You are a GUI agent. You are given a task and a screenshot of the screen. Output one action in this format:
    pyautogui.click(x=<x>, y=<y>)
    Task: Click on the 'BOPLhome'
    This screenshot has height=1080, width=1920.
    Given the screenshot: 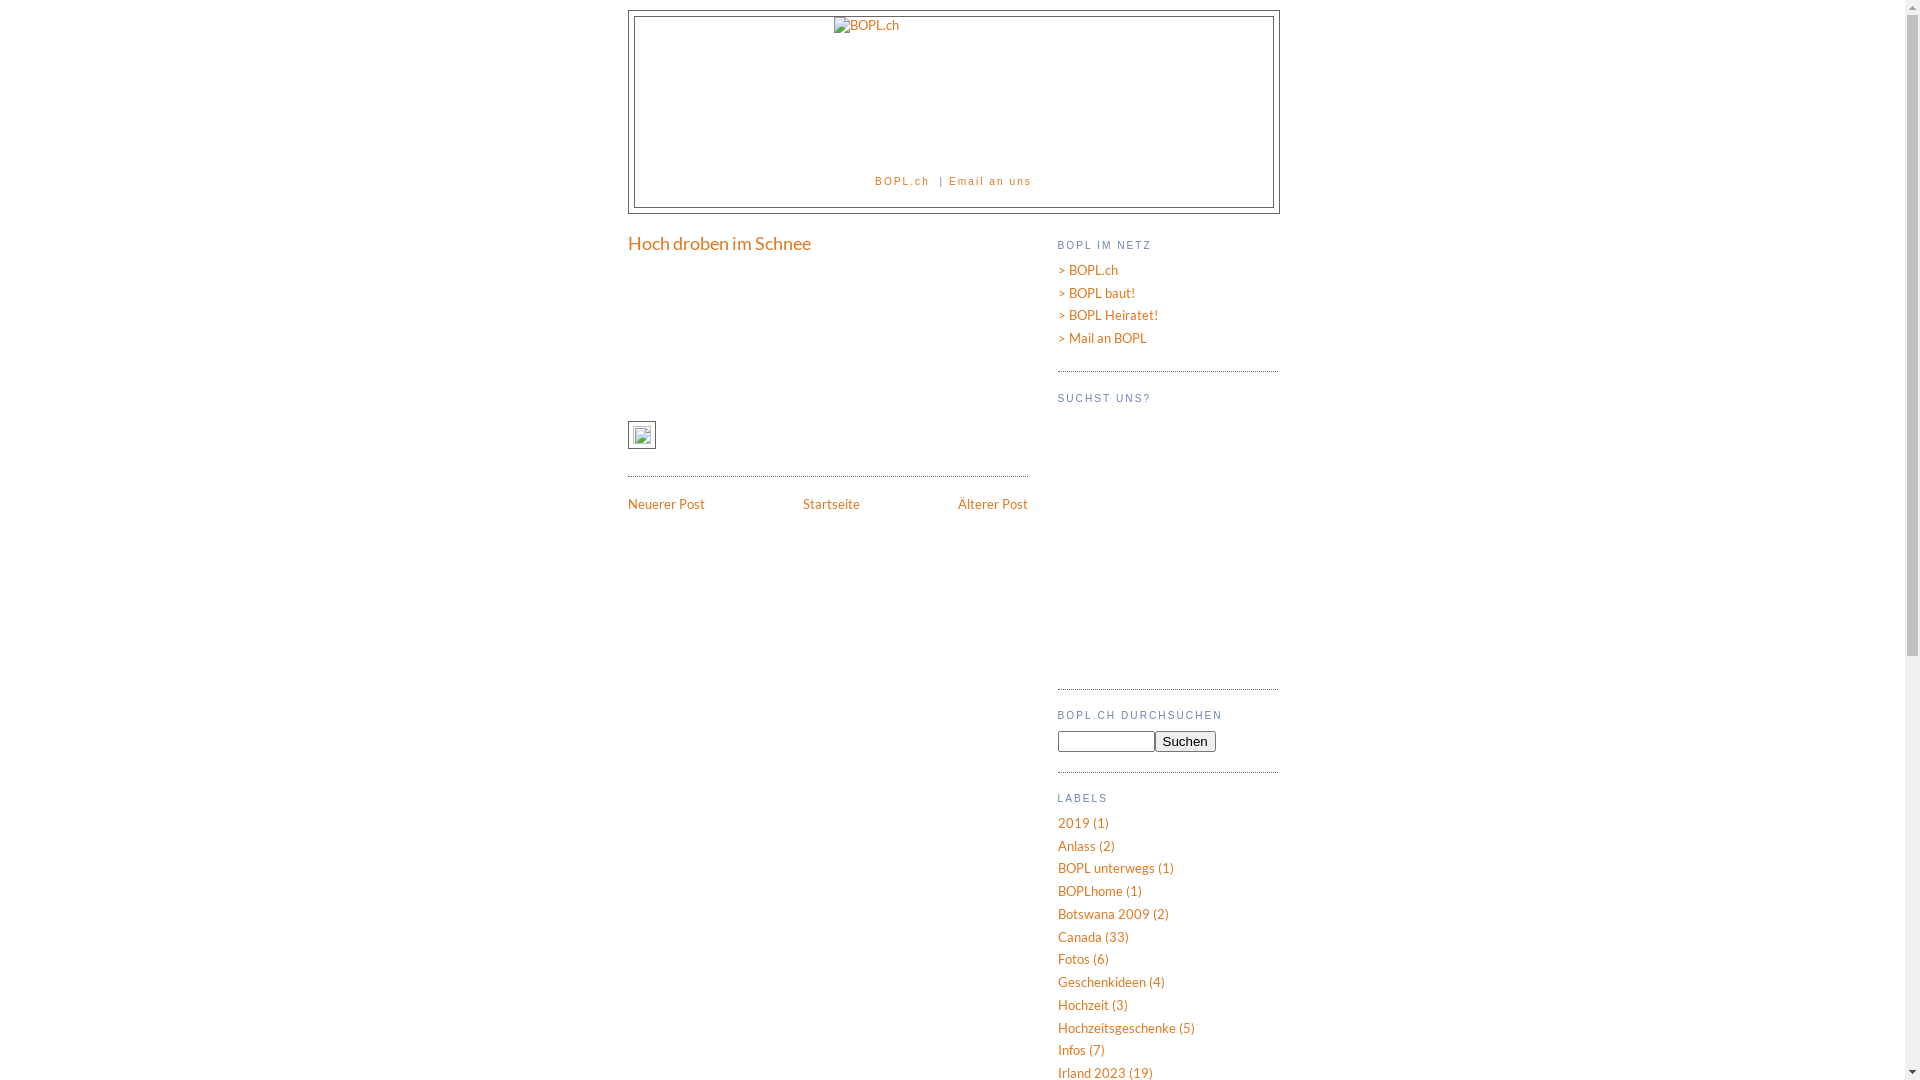 What is the action you would take?
    pyautogui.click(x=1089, y=890)
    